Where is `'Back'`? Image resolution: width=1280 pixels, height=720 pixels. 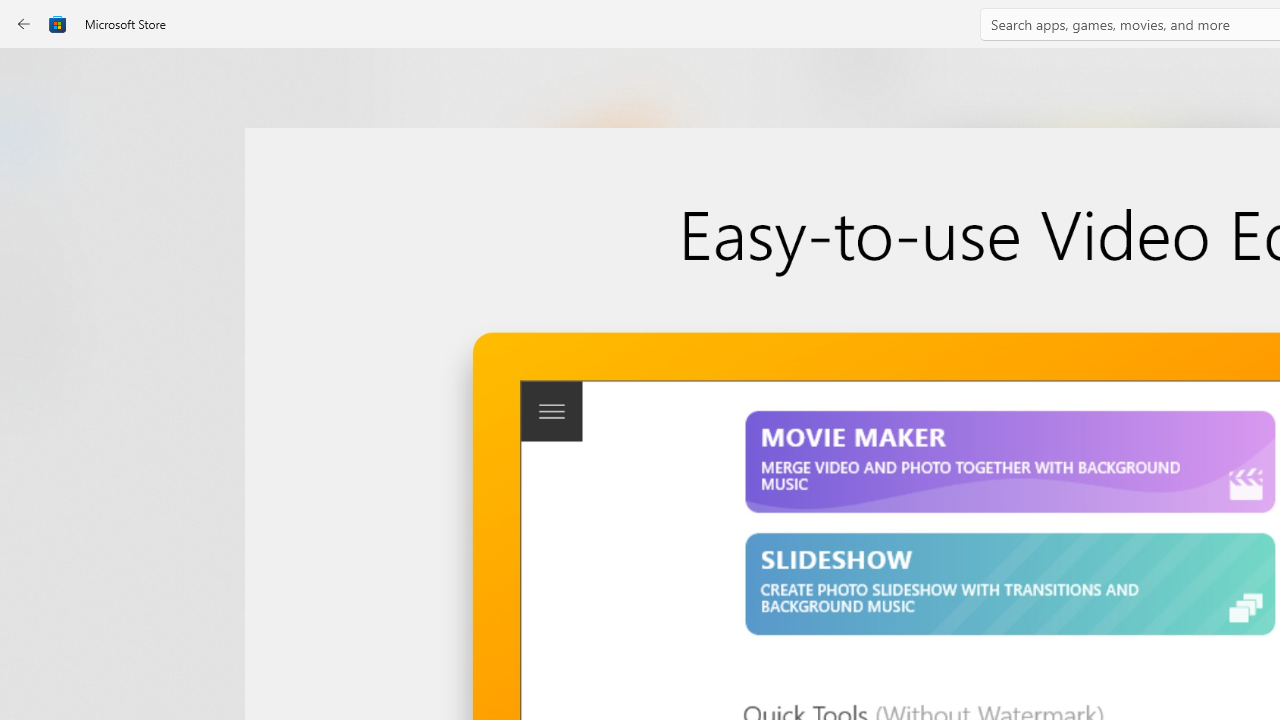
'Back' is located at coordinates (24, 24).